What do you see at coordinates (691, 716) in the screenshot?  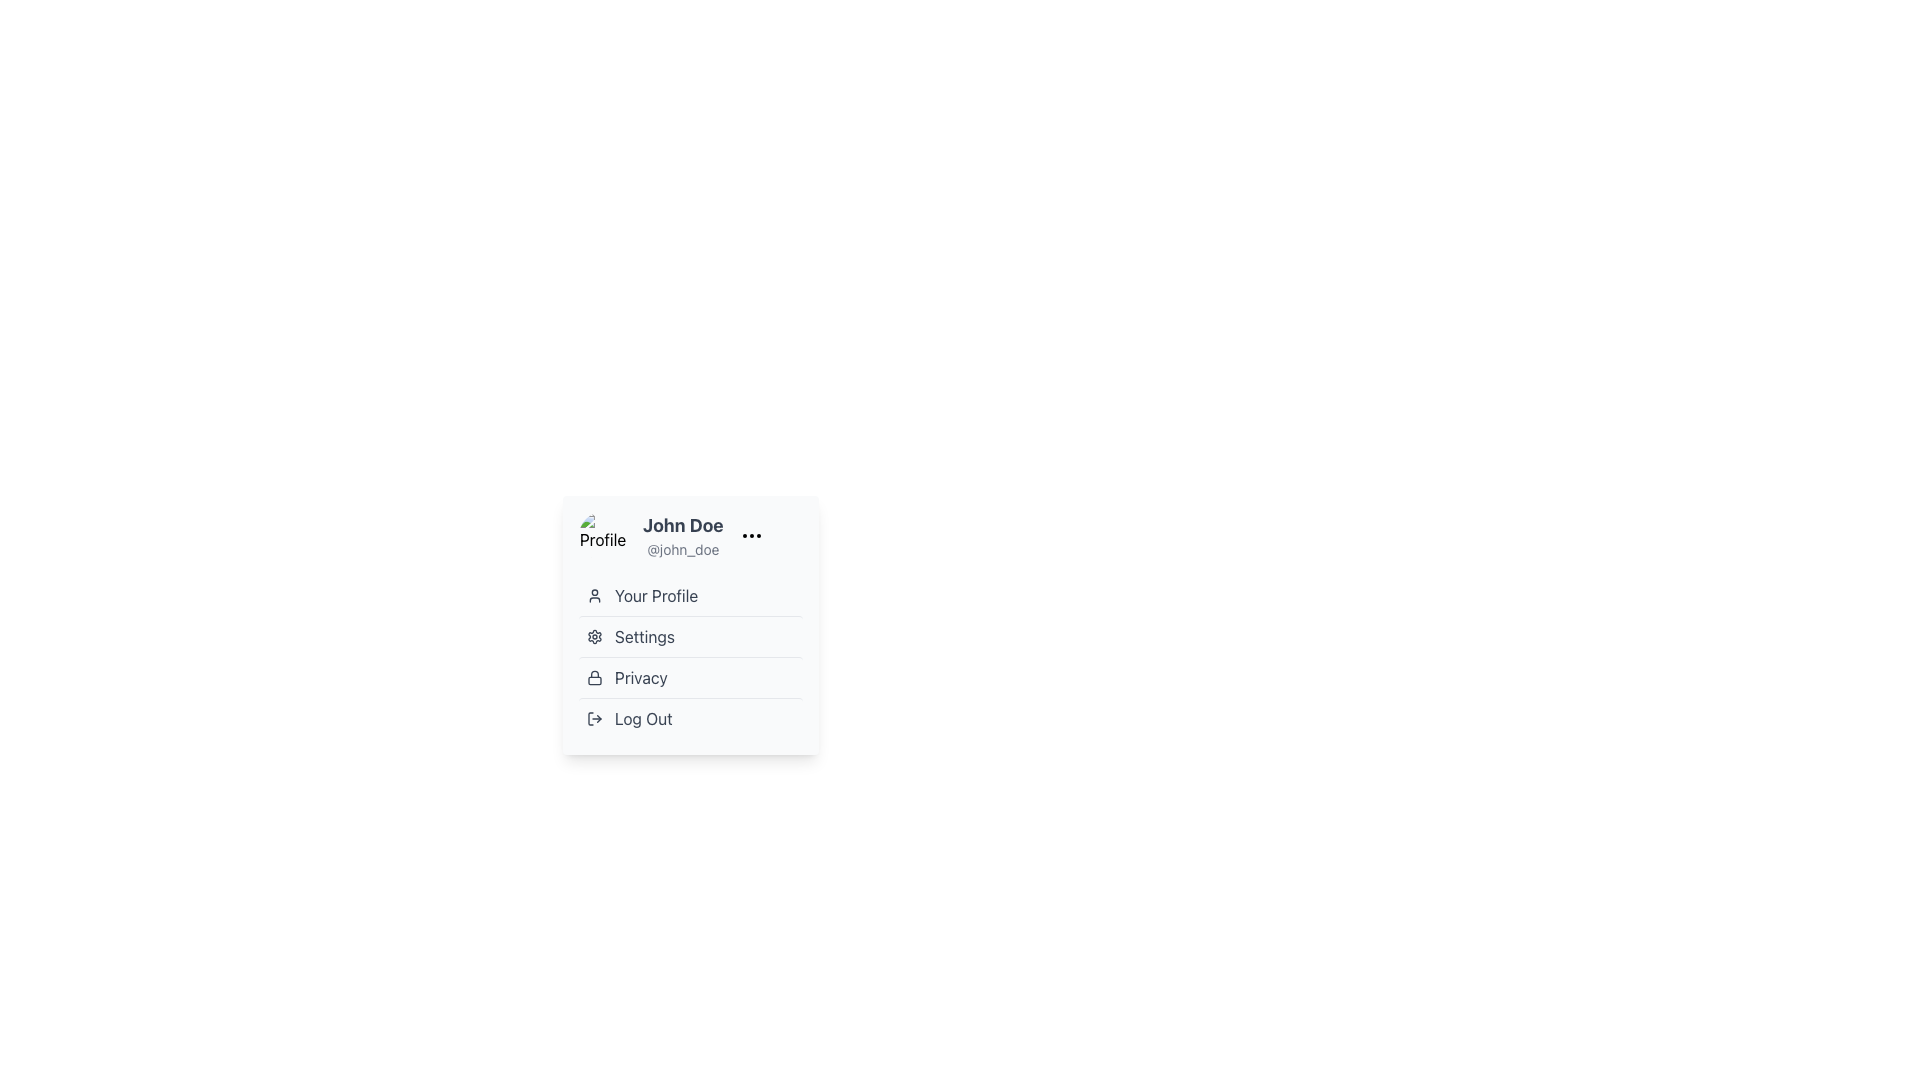 I see `the 'Log Out' button, which is the last item in the dropdown menu, to log out` at bounding box center [691, 716].